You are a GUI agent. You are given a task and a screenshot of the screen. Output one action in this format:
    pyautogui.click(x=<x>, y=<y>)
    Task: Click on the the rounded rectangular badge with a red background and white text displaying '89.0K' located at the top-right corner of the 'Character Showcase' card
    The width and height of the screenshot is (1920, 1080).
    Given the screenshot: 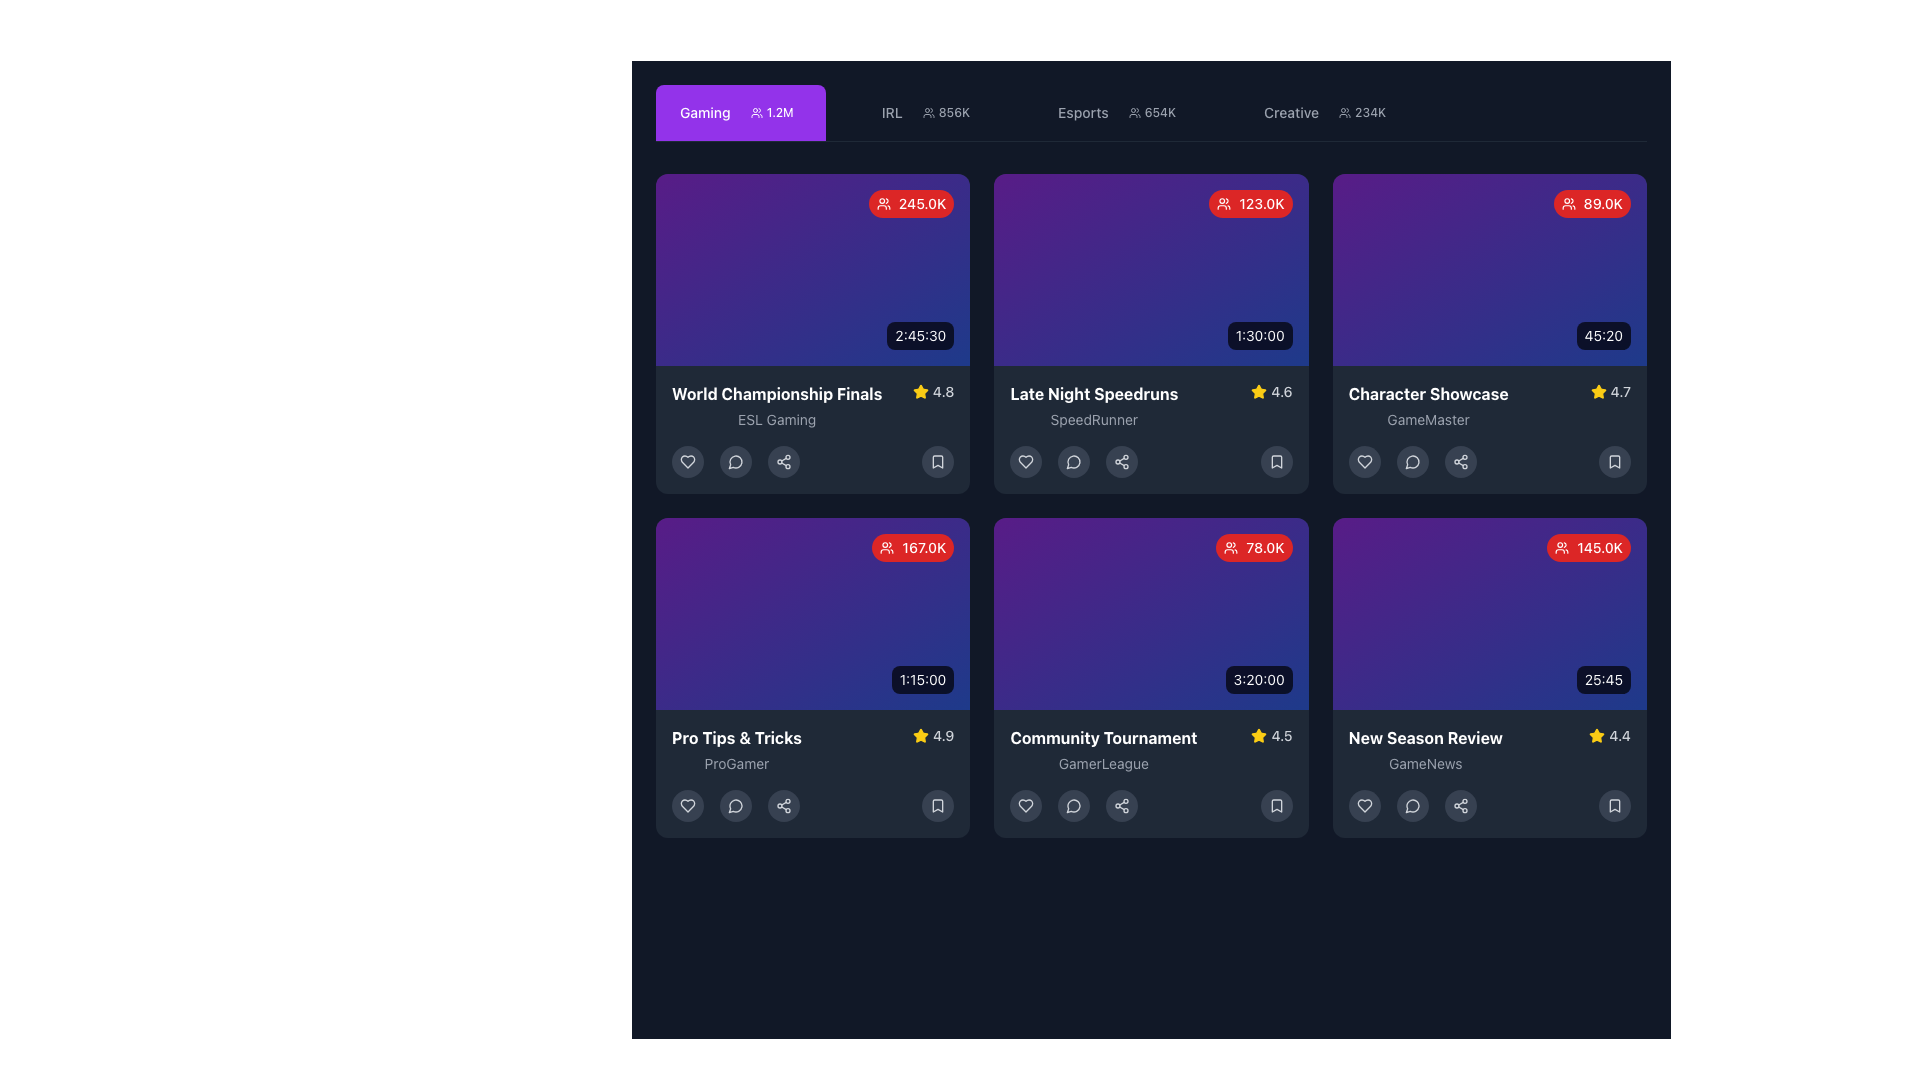 What is the action you would take?
    pyautogui.click(x=1591, y=204)
    